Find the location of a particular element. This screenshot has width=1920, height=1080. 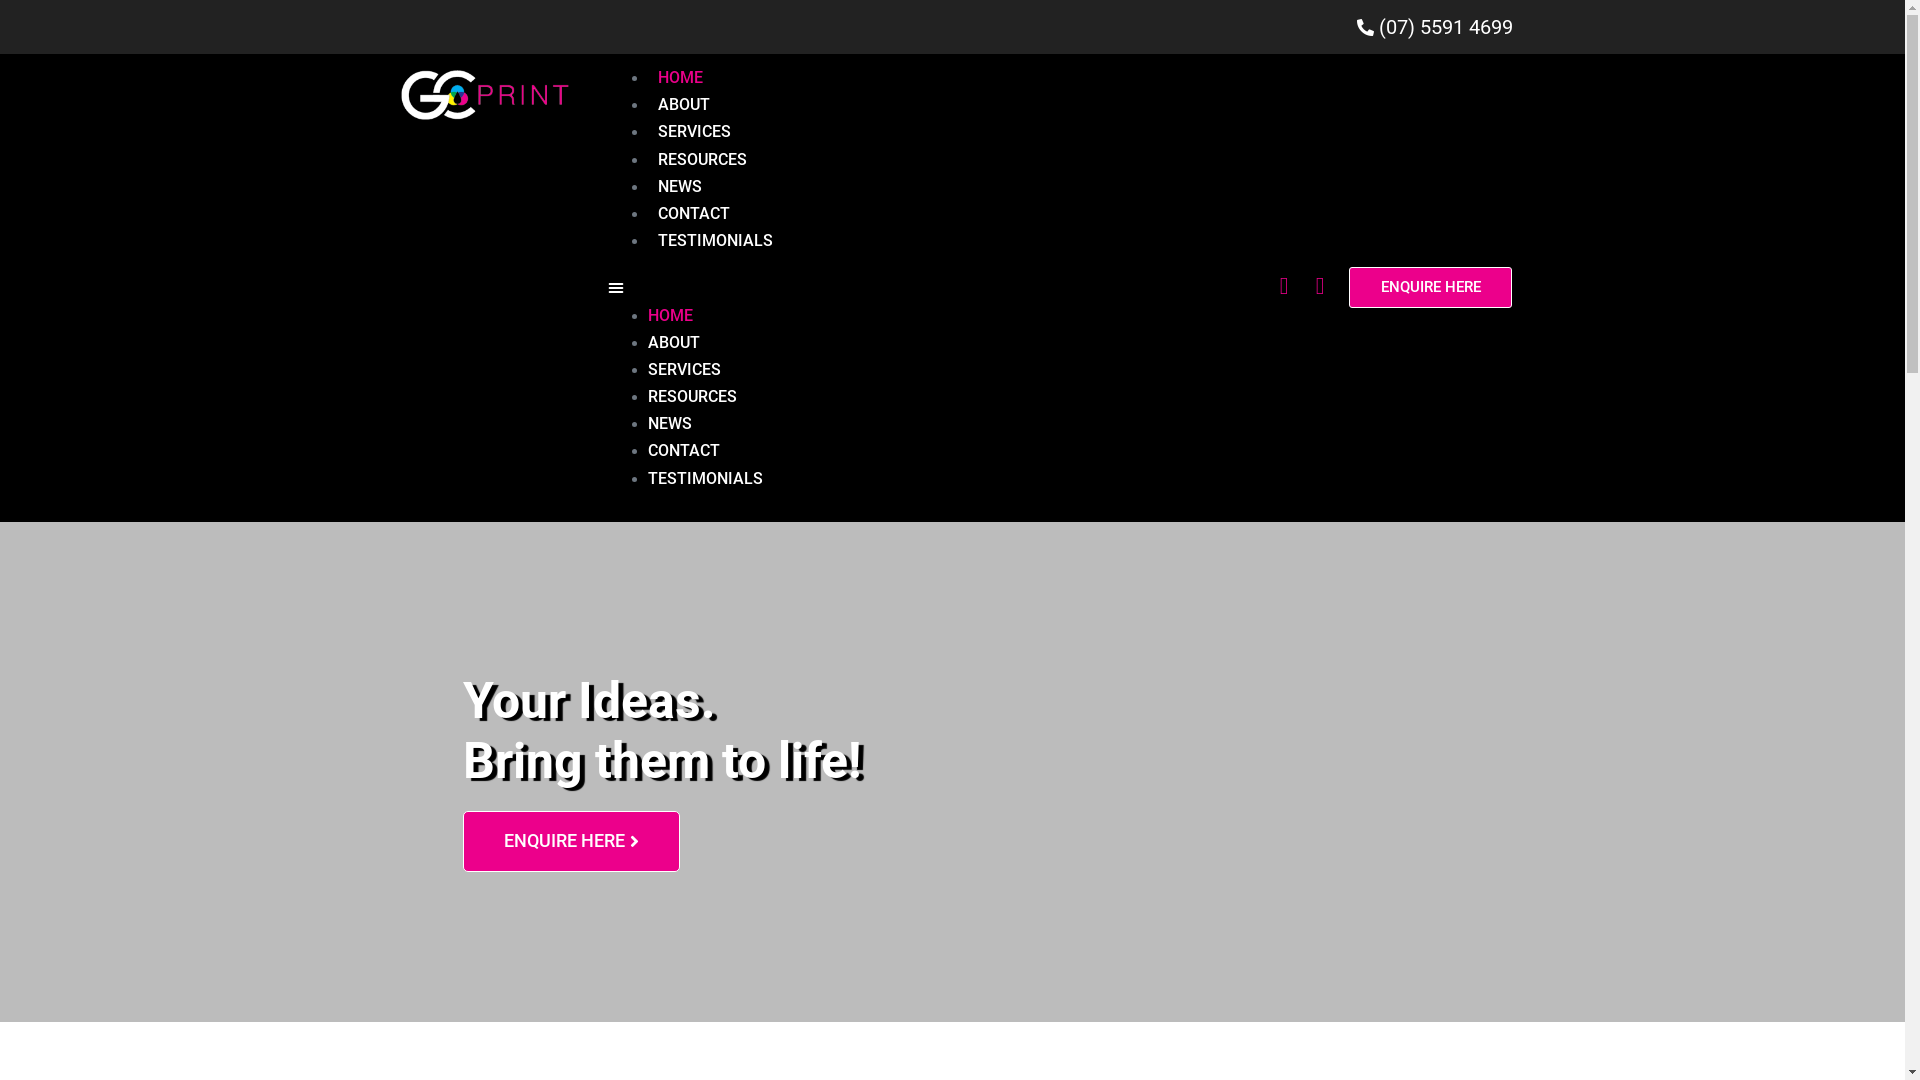

'NEWS' is located at coordinates (670, 422).